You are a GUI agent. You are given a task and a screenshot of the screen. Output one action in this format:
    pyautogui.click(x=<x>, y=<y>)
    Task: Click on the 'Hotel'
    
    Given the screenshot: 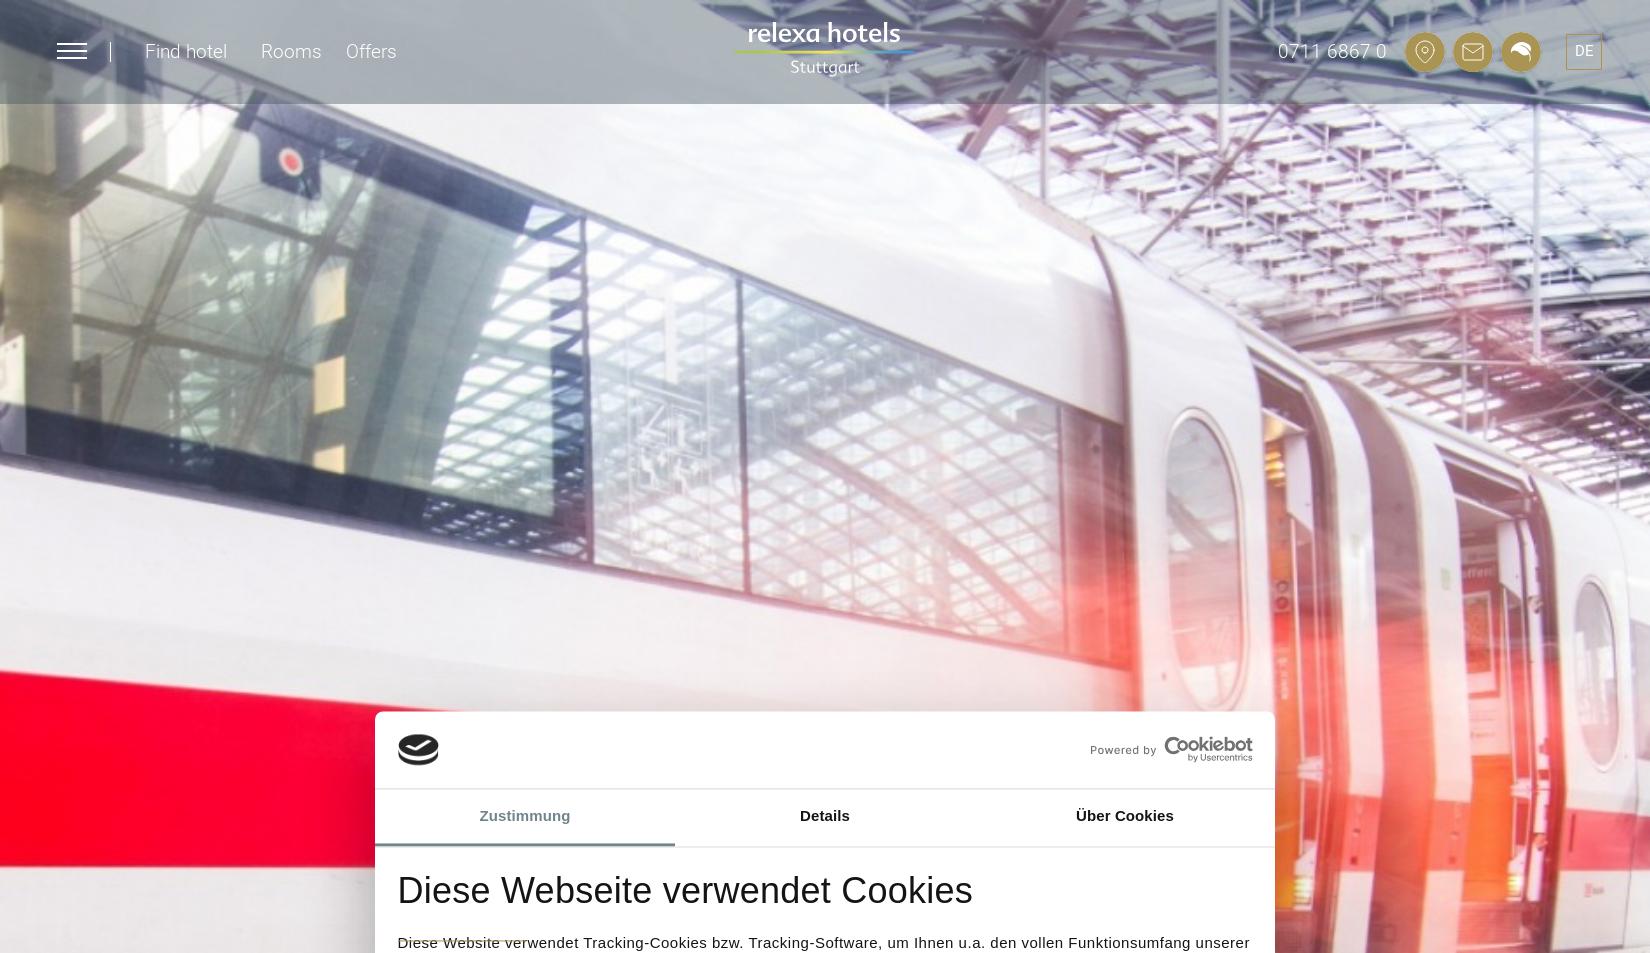 What is the action you would take?
    pyautogui.click(x=92, y=211)
    